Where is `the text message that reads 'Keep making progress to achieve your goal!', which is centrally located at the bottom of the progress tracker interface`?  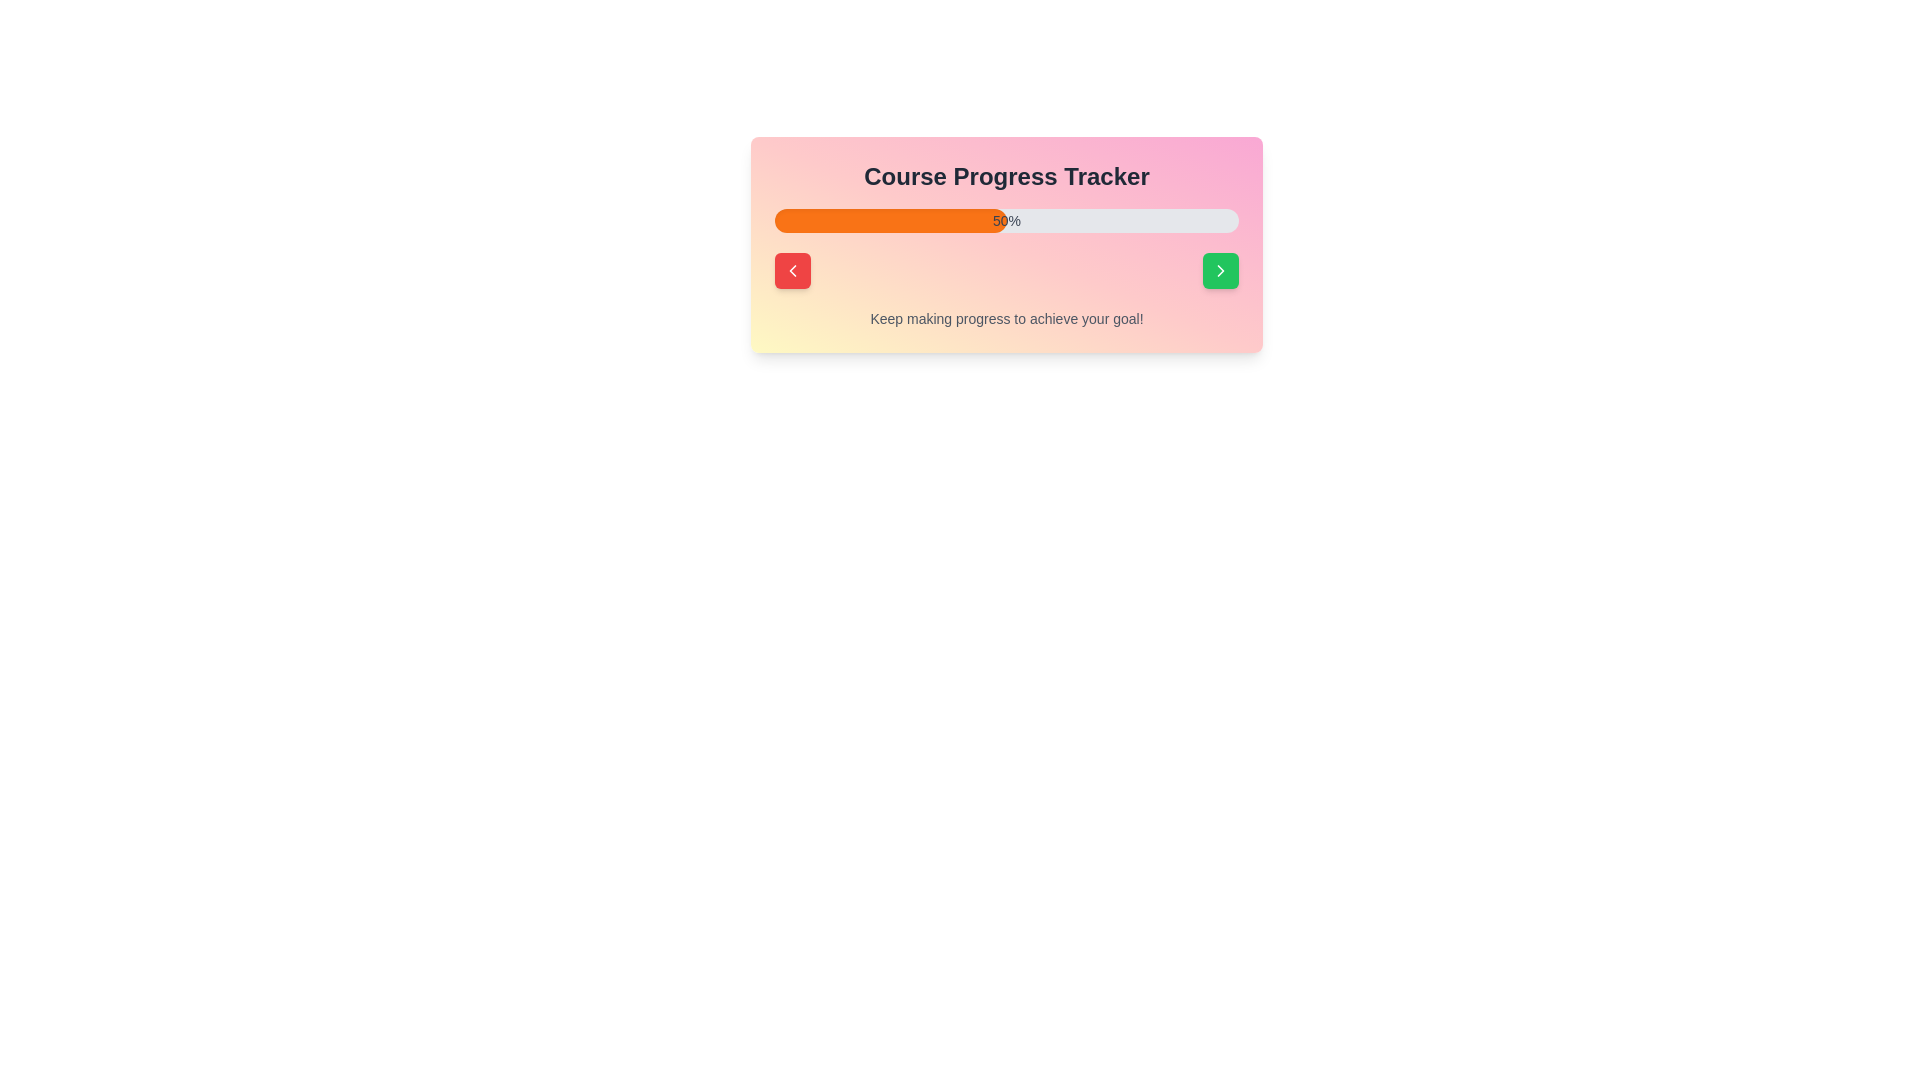
the text message that reads 'Keep making progress to achieve your goal!', which is centrally located at the bottom of the progress tracker interface is located at coordinates (1007, 318).